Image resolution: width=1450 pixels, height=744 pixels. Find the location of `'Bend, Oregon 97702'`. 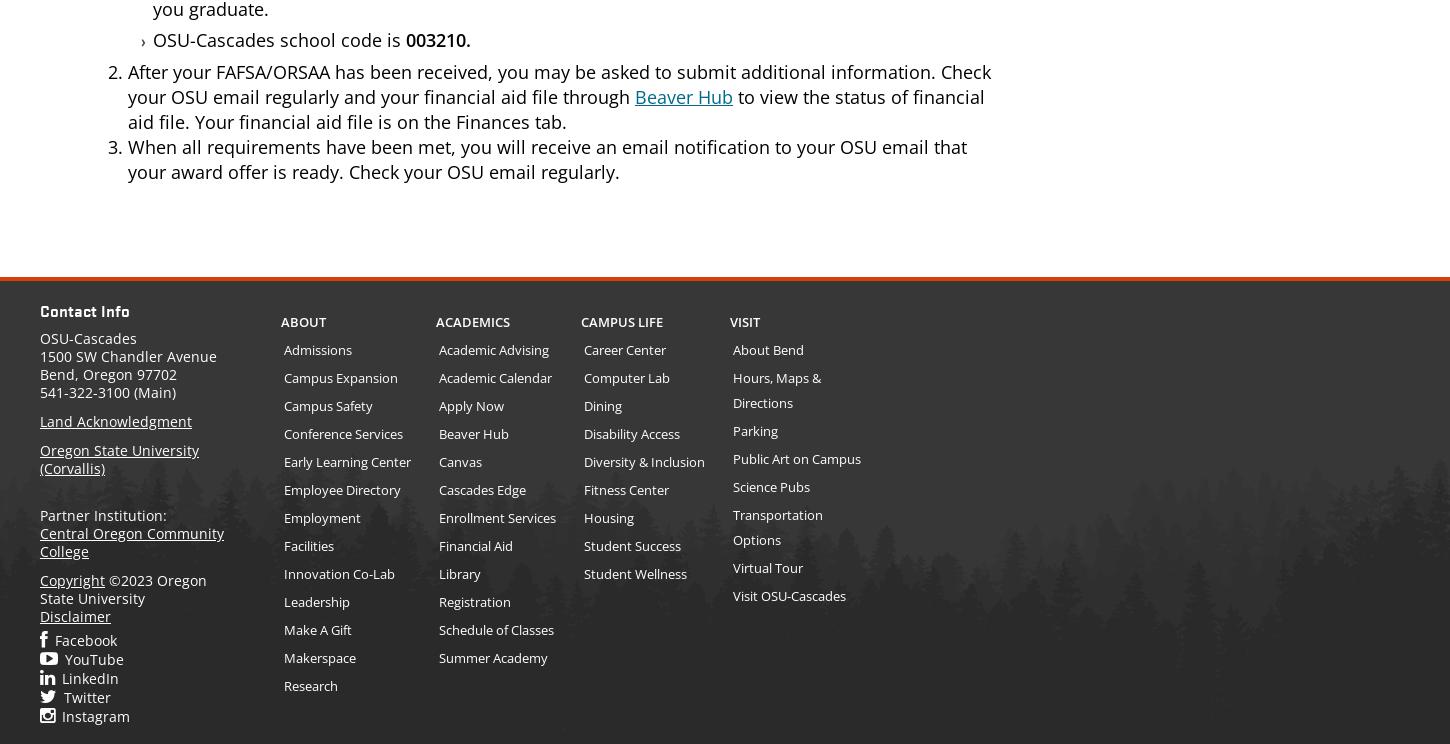

'Bend, Oregon 97702' is located at coordinates (108, 374).